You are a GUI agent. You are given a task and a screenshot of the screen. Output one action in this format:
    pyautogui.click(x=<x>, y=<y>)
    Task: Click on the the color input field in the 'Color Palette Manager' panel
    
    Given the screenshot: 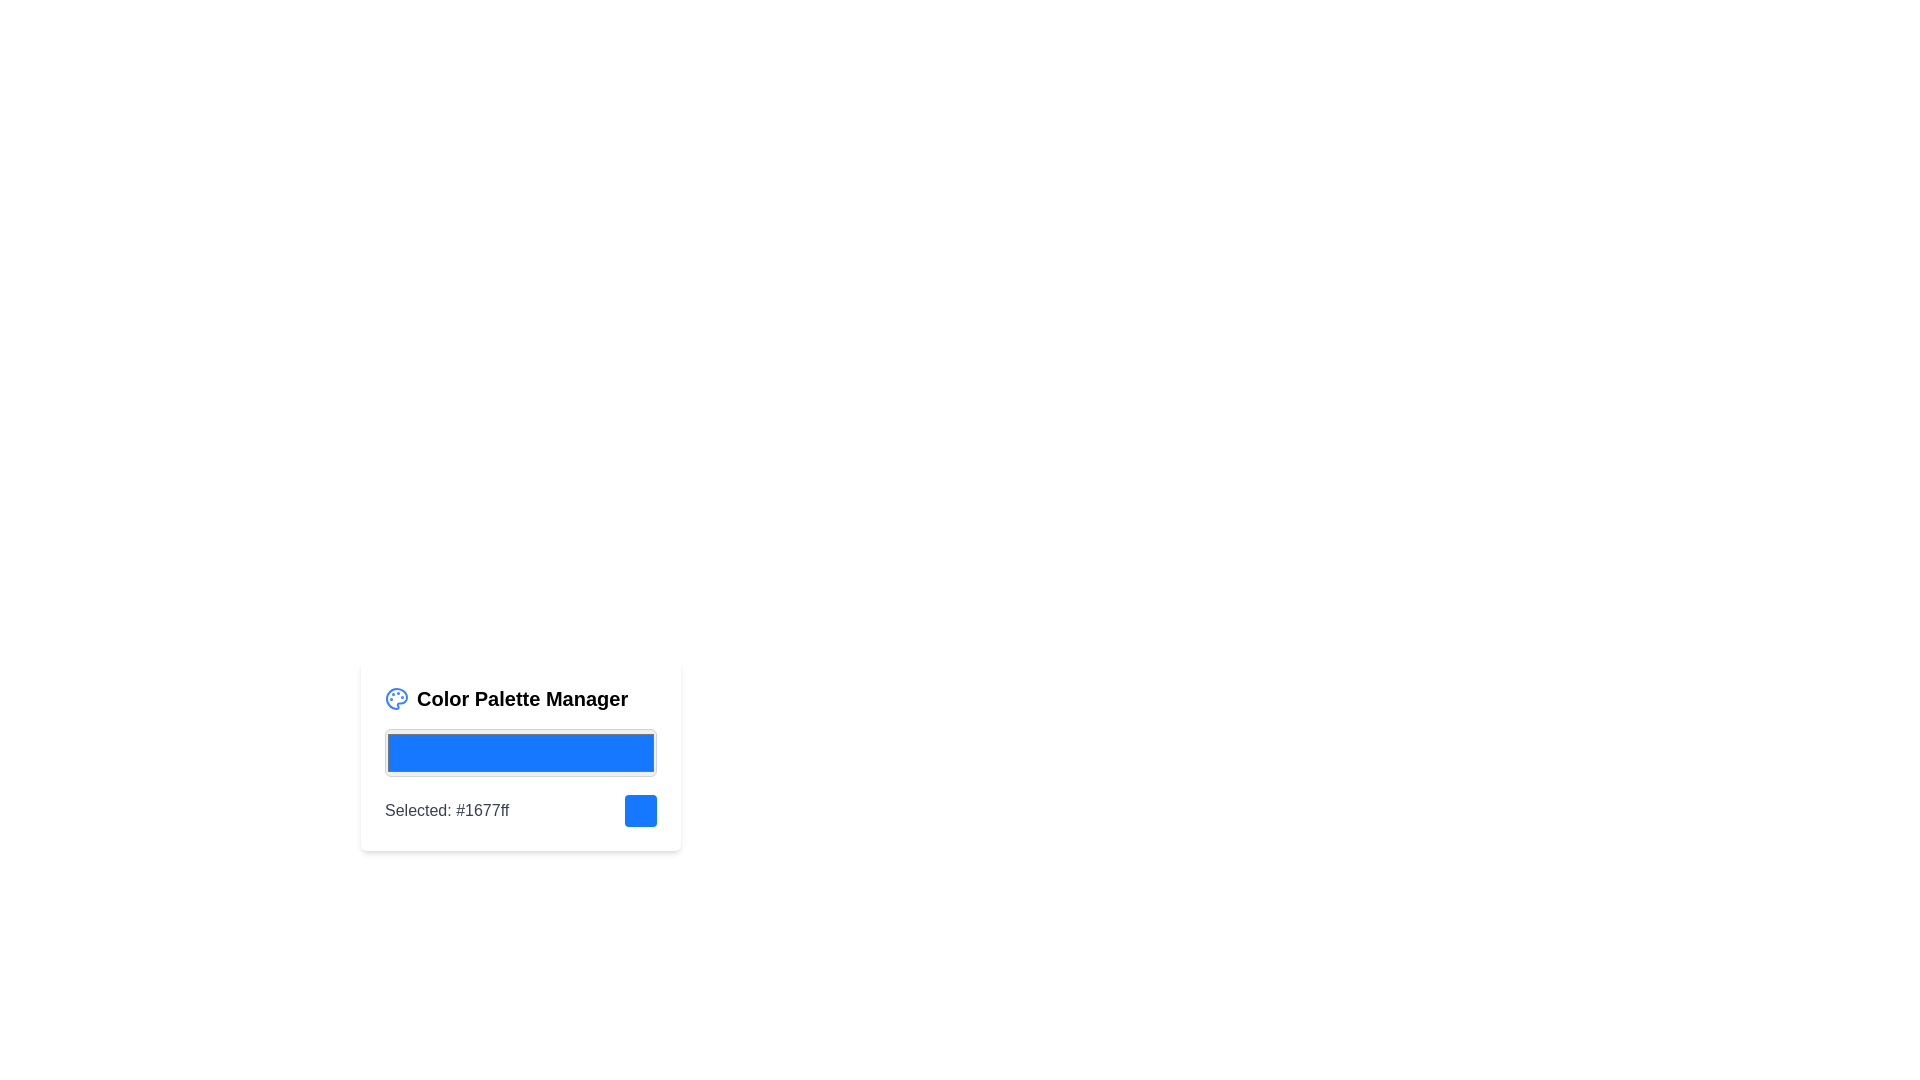 What is the action you would take?
    pyautogui.click(x=521, y=752)
    